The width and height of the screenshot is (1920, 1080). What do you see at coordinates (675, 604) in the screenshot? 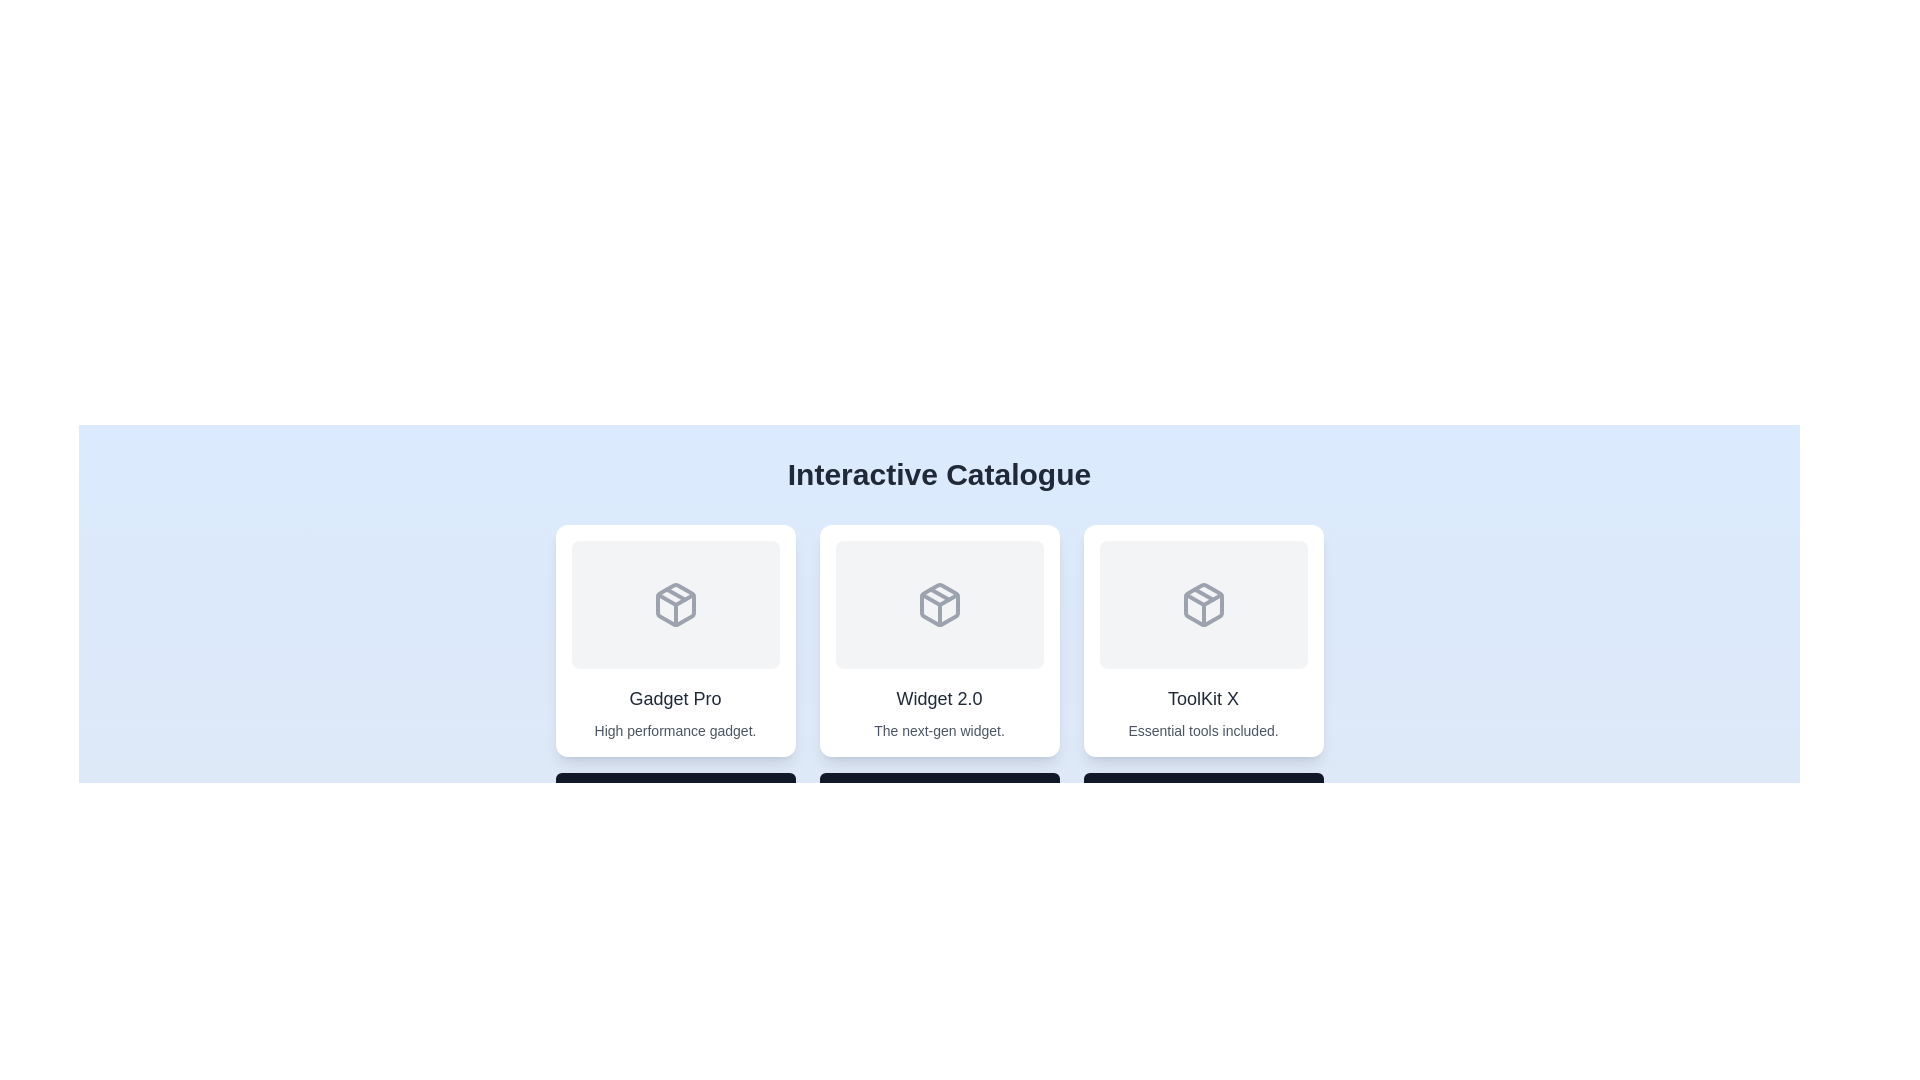
I see `the gray-colored 3D cube icon that is centered within the first card of the card layout, positioned below the title 'Interactive Catalogue' and above the text 'Gadget Pro'` at bounding box center [675, 604].